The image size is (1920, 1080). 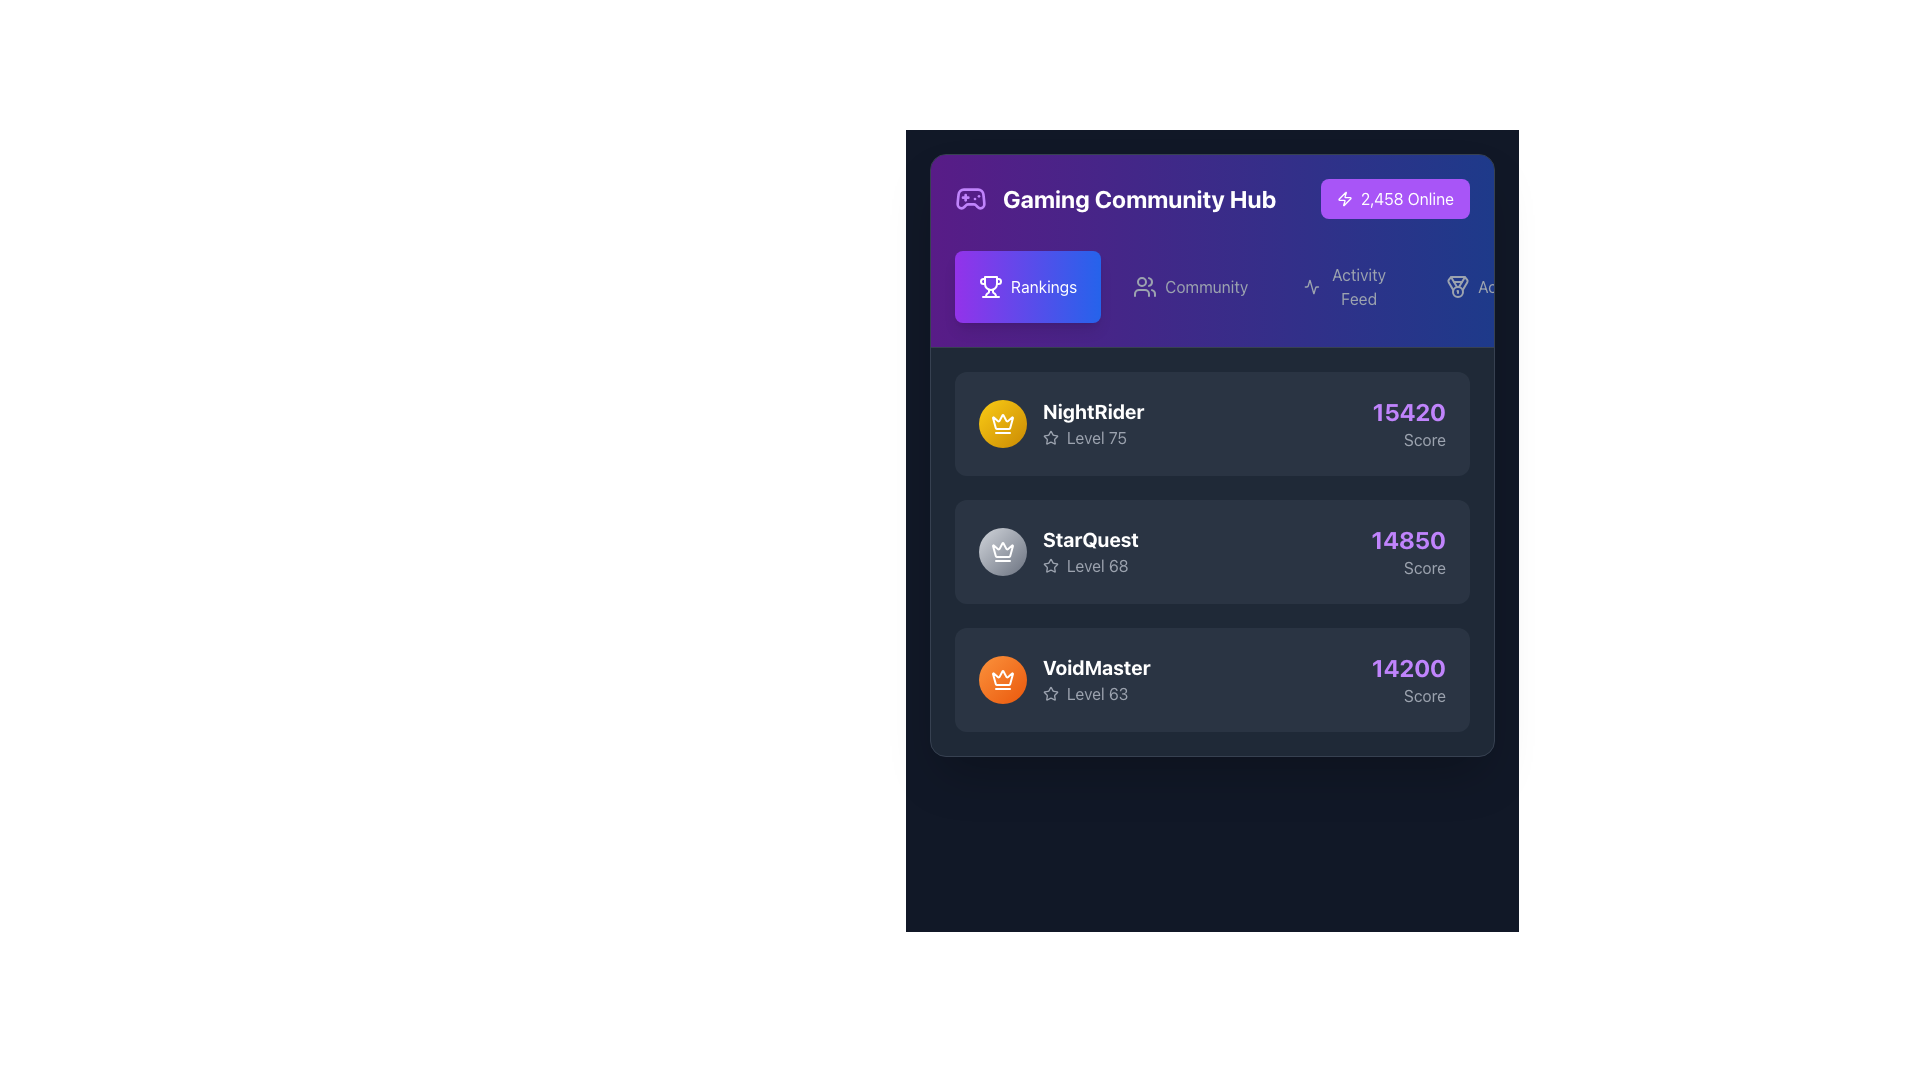 I want to click on the 'Activity Feed' text label located in the header section of the user interface, so click(x=1358, y=286).